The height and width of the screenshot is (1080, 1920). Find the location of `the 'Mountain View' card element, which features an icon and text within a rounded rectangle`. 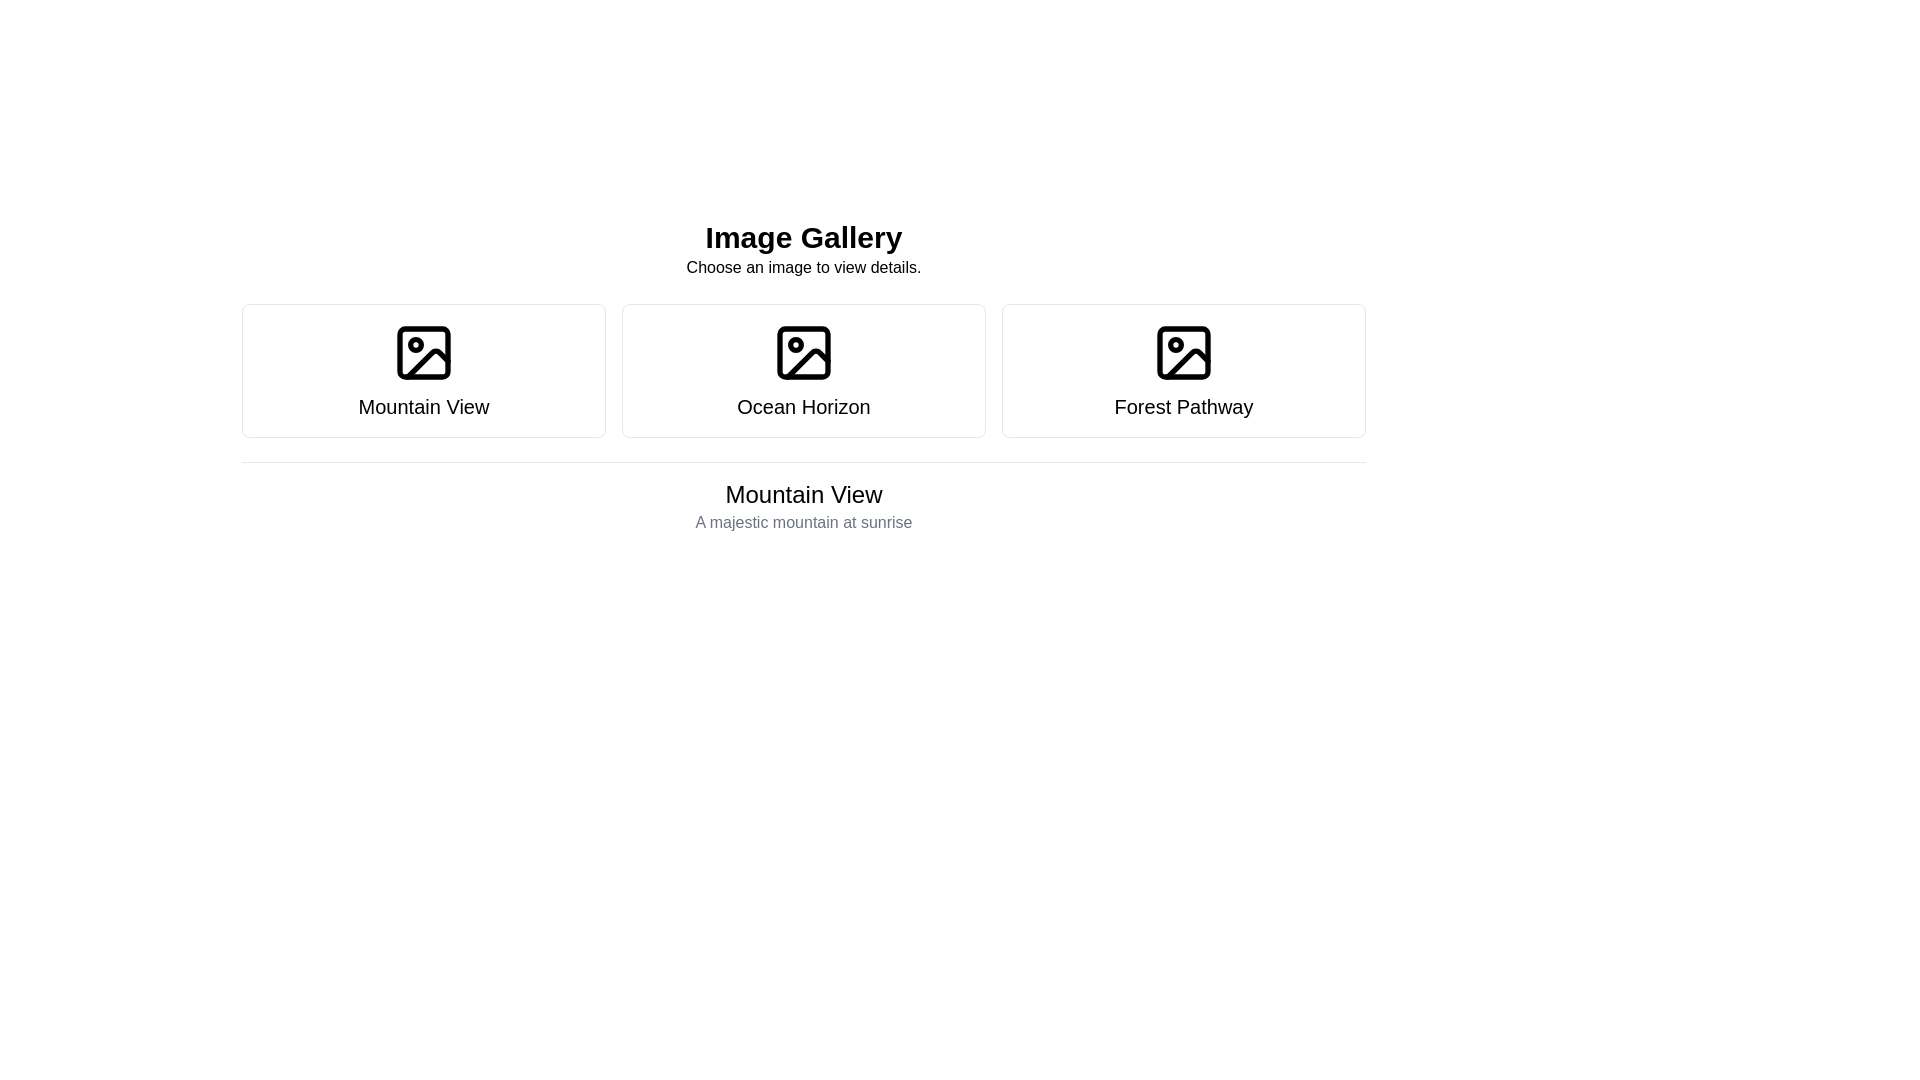

the 'Mountain View' card element, which features an icon and text within a rounded rectangle is located at coordinates (422, 370).